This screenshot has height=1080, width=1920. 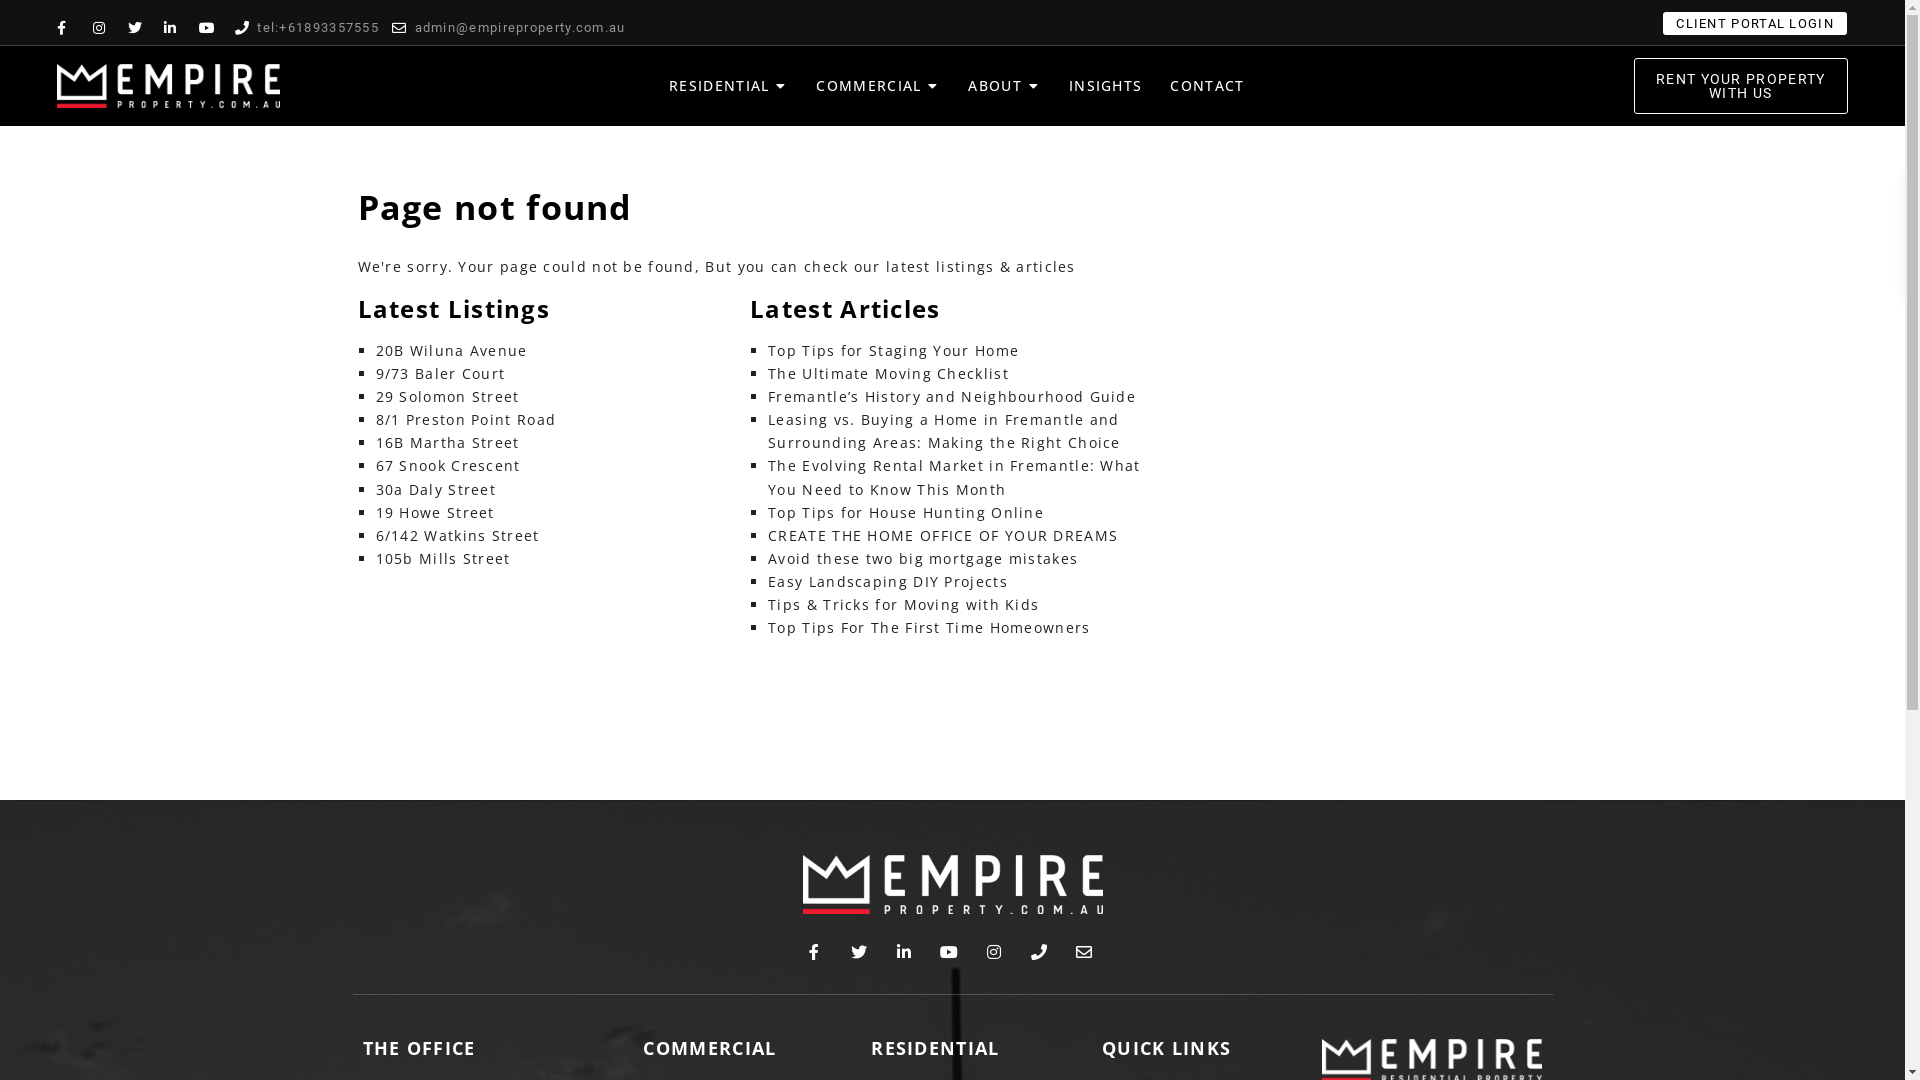 What do you see at coordinates (446, 396) in the screenshot?
I see `'29 Solomon Street'` at bounding box center [446, 396].